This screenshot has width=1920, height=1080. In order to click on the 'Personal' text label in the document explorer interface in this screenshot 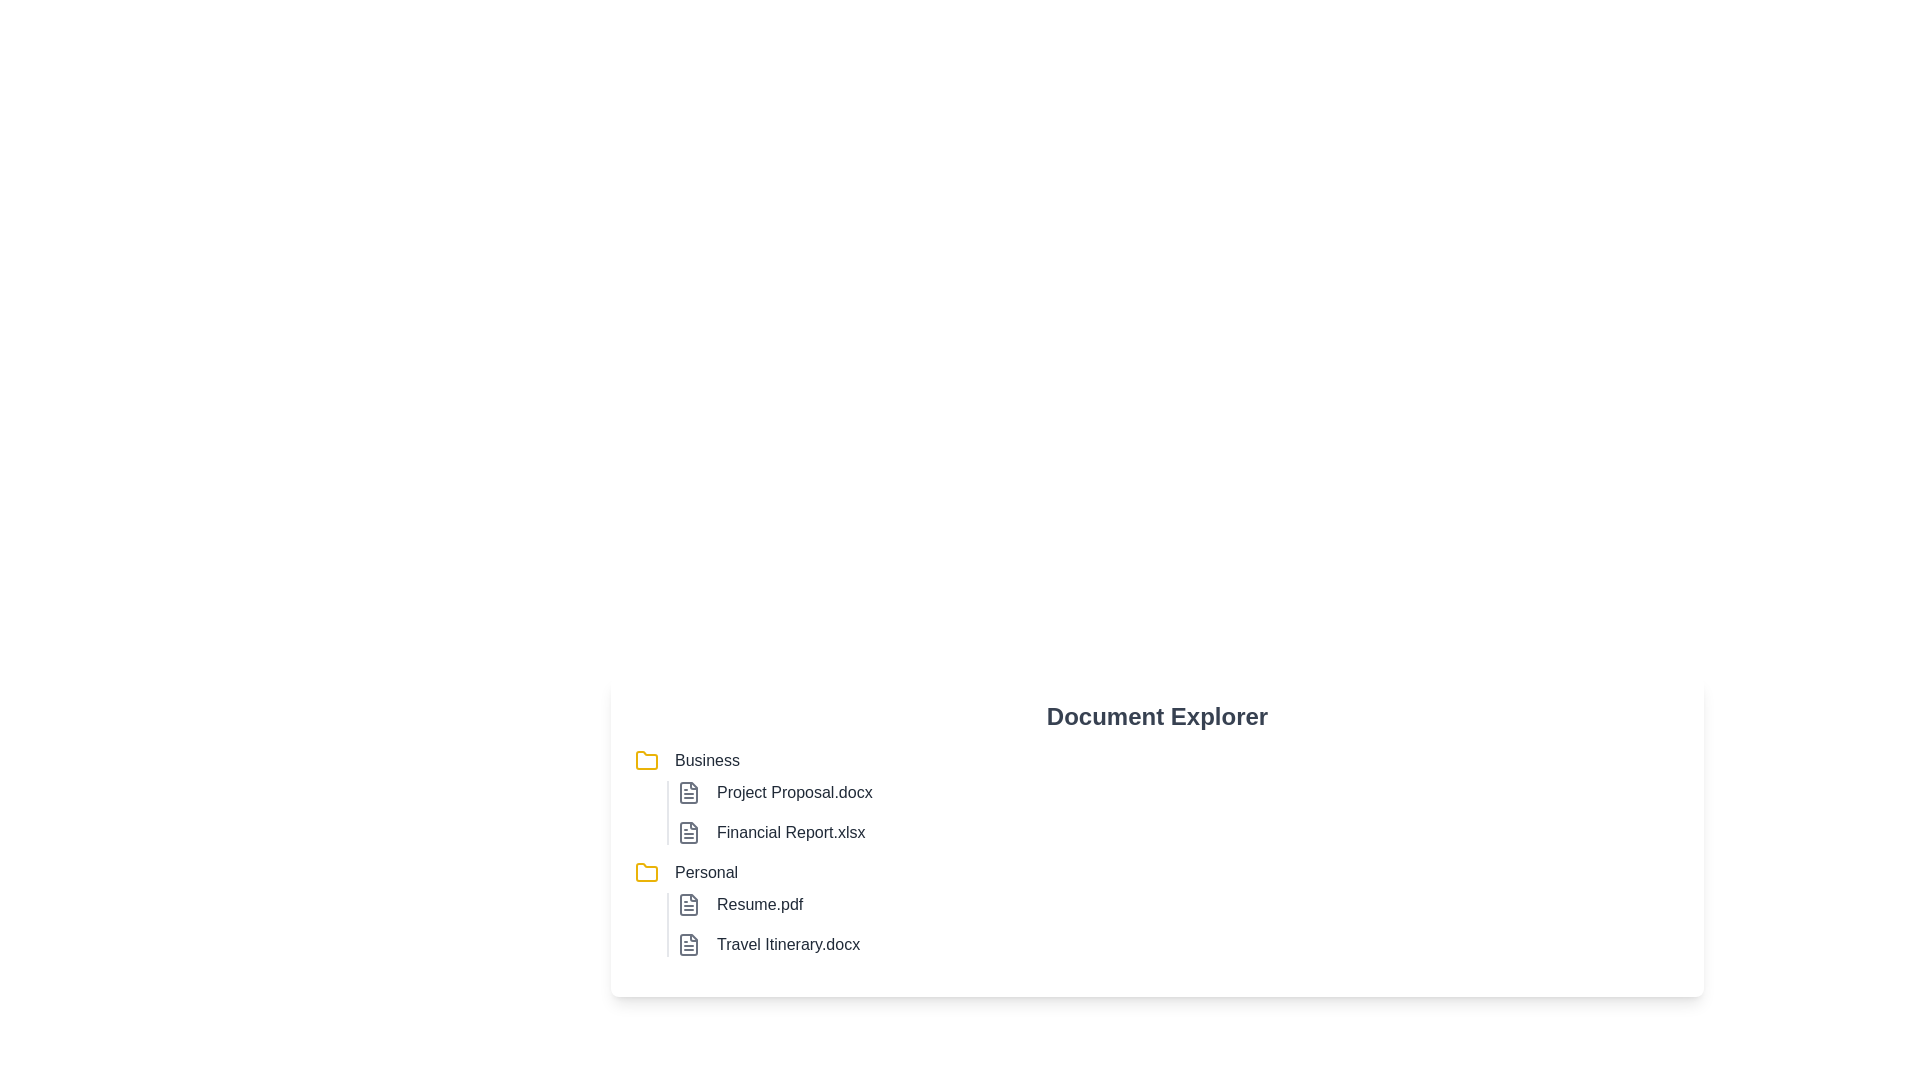, I will do `click(706, 871)`.